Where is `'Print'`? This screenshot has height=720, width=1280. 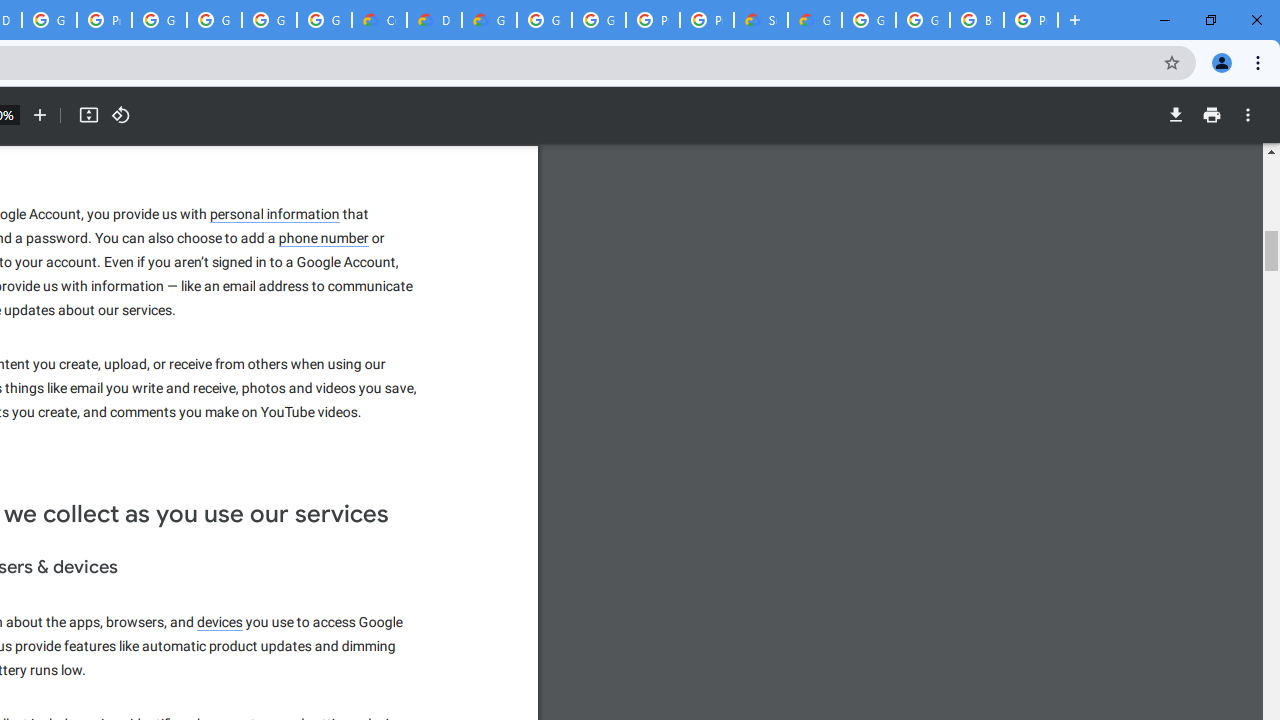
'Print' is located at coordinates (1210, 115).